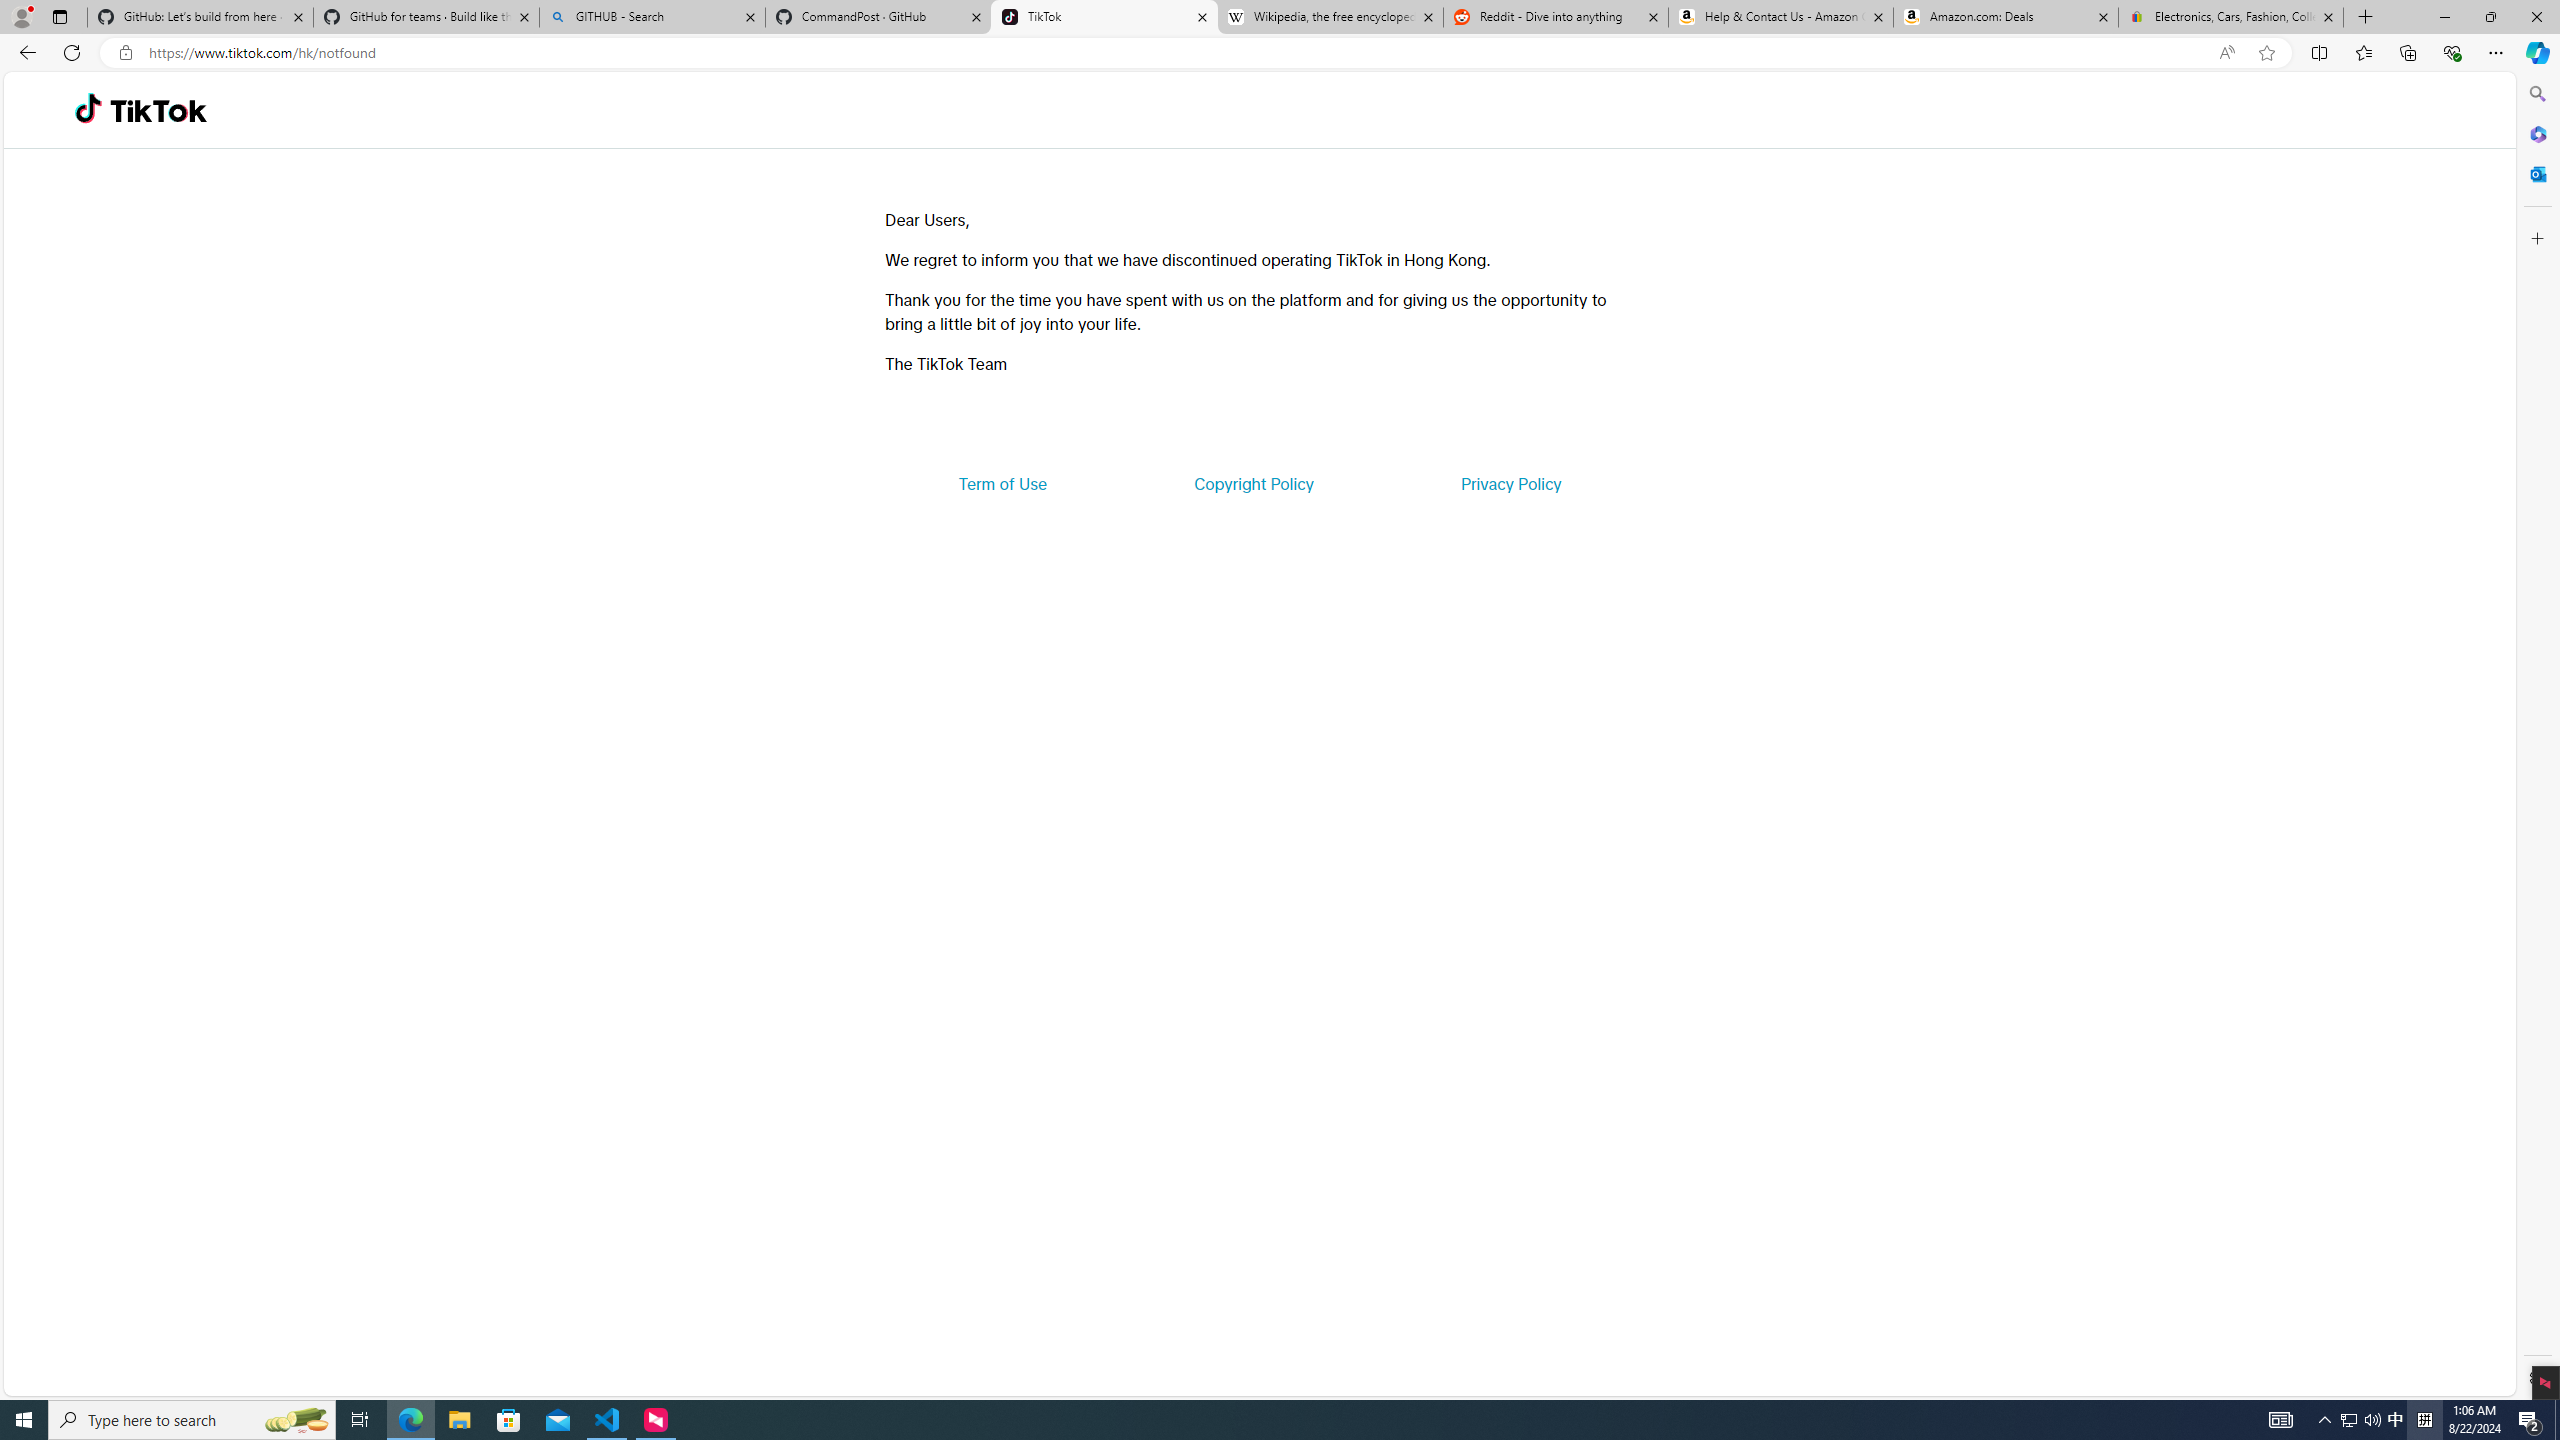  What do you see at coordinates (2451, 51) in the screenshot?
I see `'Browser essentials'` at bounding box center [2451, 51].